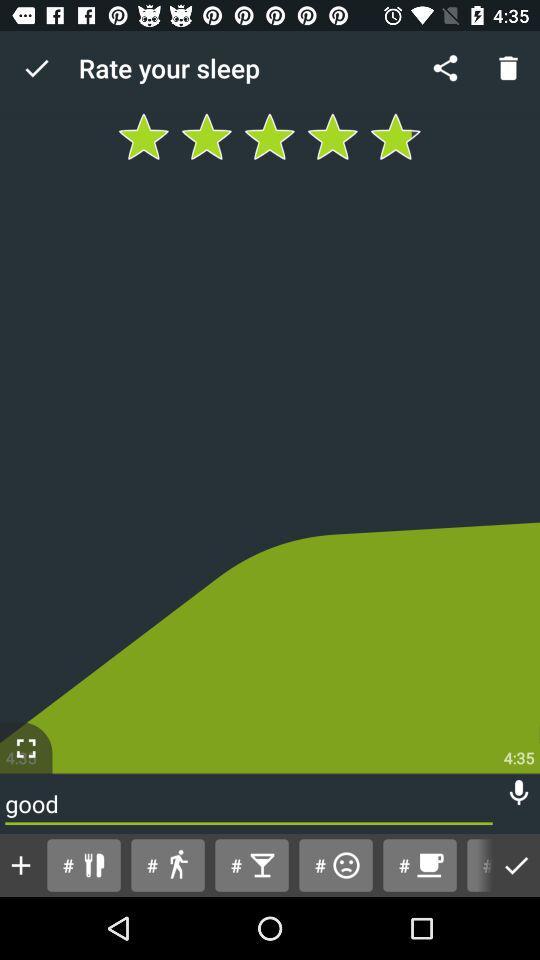  I want to click on #, so click(166, 864).